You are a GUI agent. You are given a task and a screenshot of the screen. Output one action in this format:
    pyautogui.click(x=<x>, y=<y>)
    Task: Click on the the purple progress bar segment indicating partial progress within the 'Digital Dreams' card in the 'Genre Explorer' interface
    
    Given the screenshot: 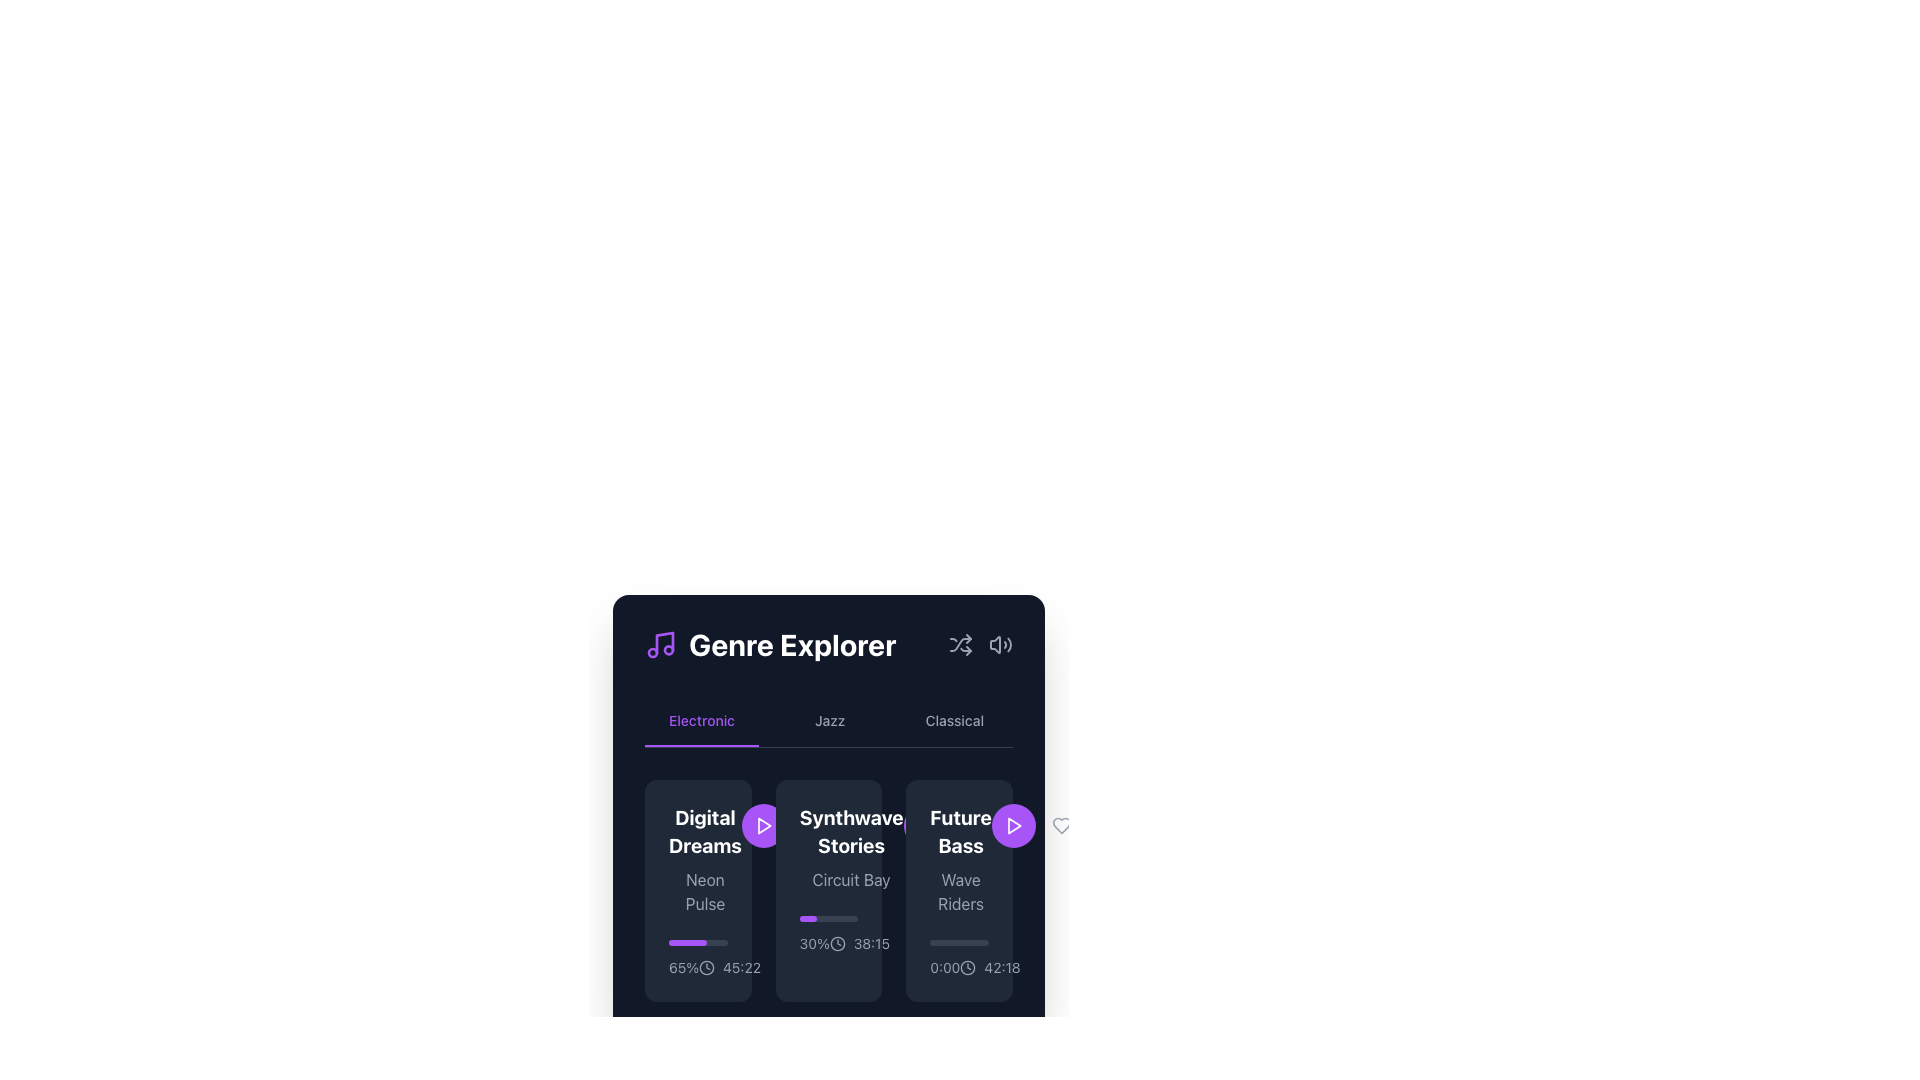 What is the action you would take?
    pyautogui.click(x=688, y=942)
    